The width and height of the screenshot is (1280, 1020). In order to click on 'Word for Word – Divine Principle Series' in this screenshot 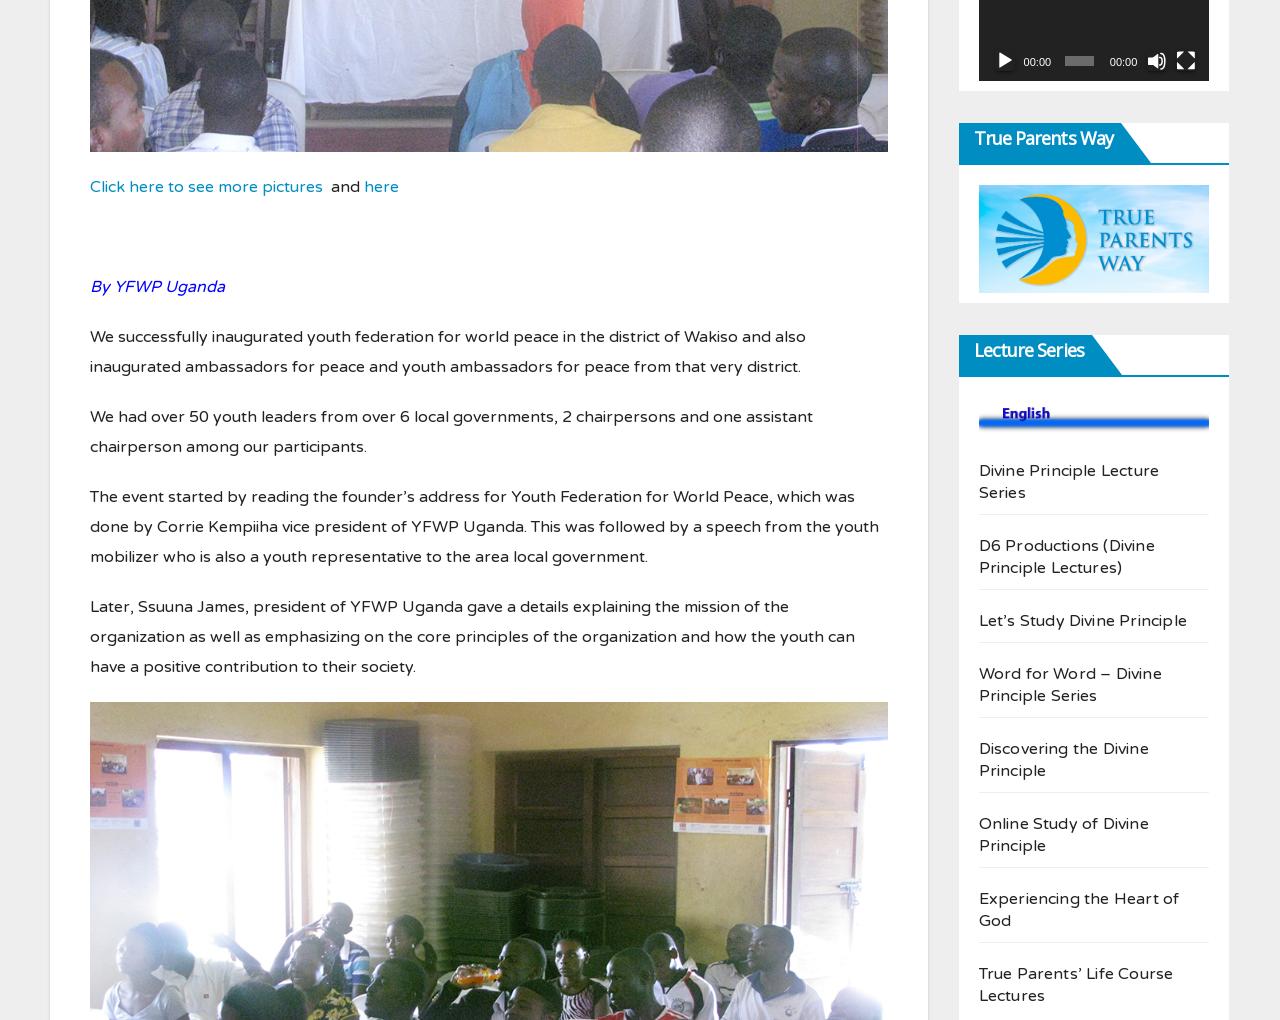, I will do `click(1068, 684)`.